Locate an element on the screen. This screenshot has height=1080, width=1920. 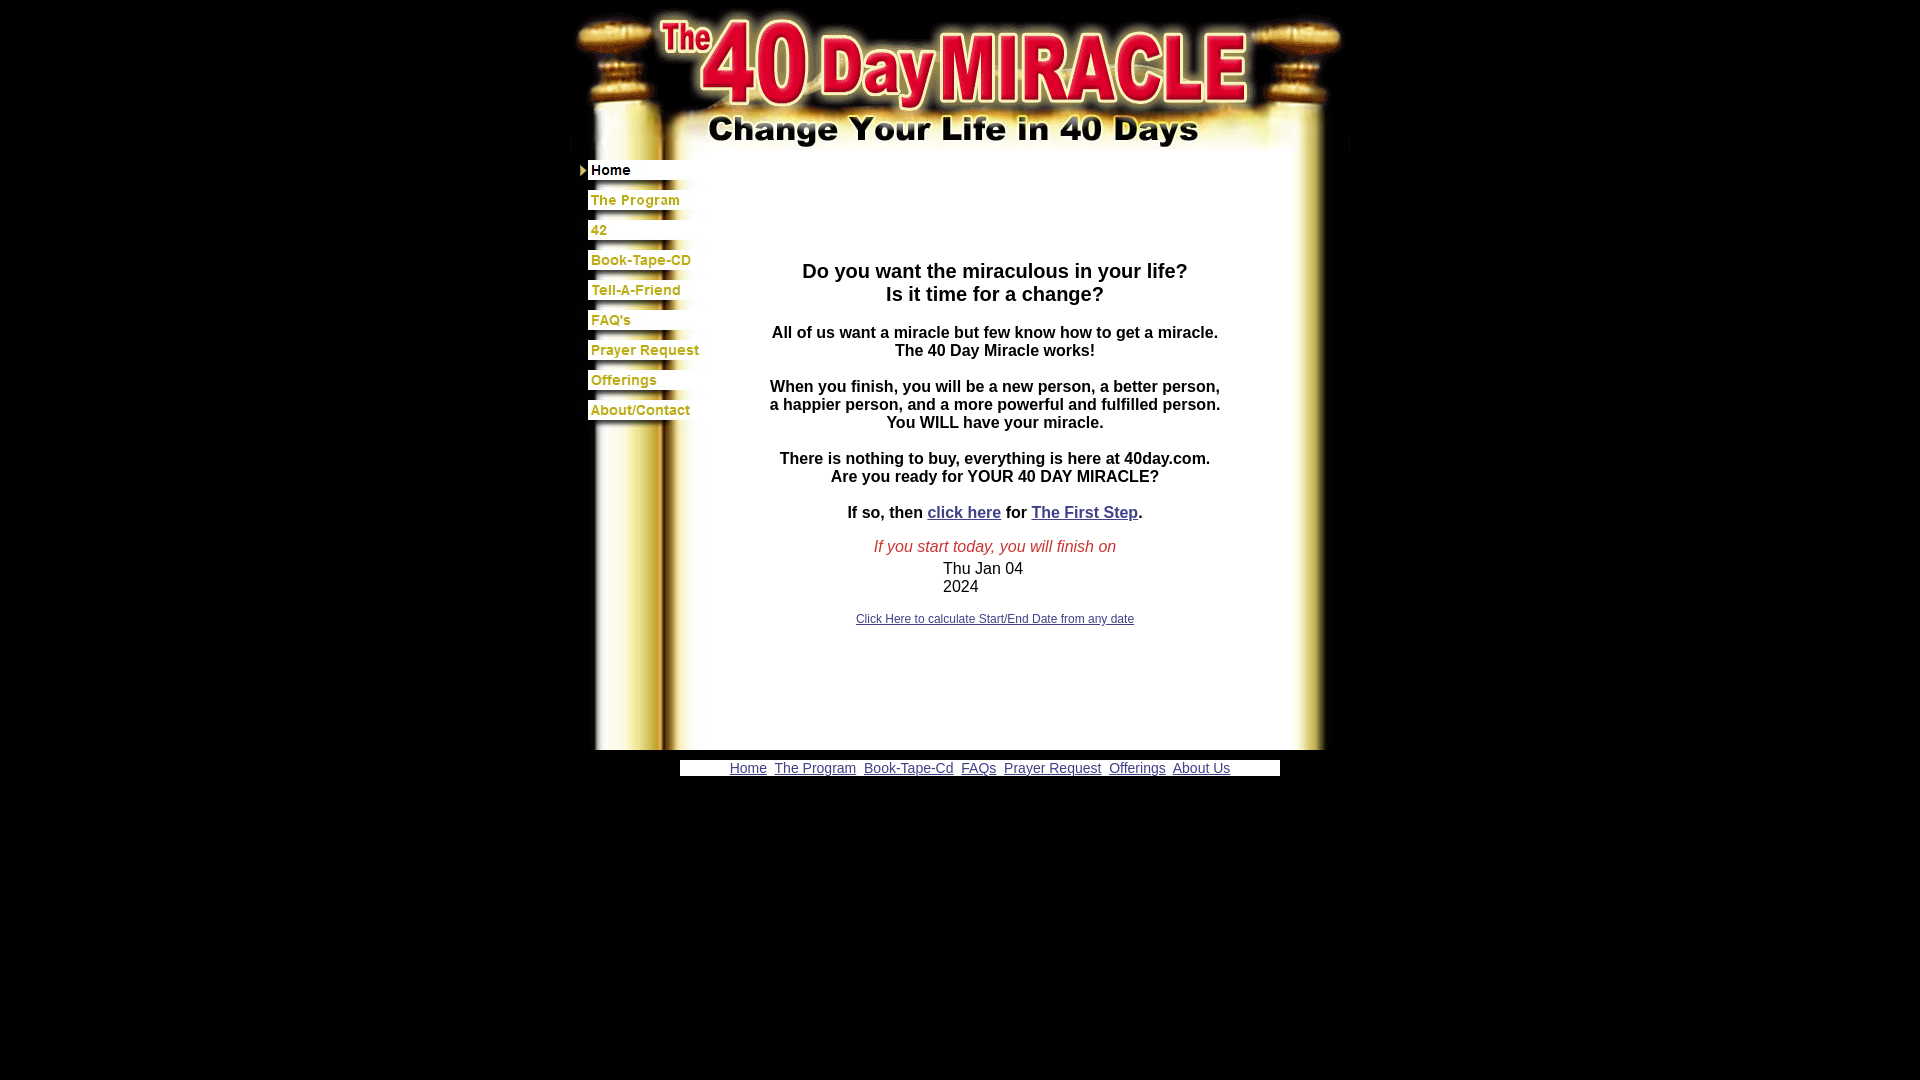
'40-Day-Miracle-head' is located at coordinates (569, 53).